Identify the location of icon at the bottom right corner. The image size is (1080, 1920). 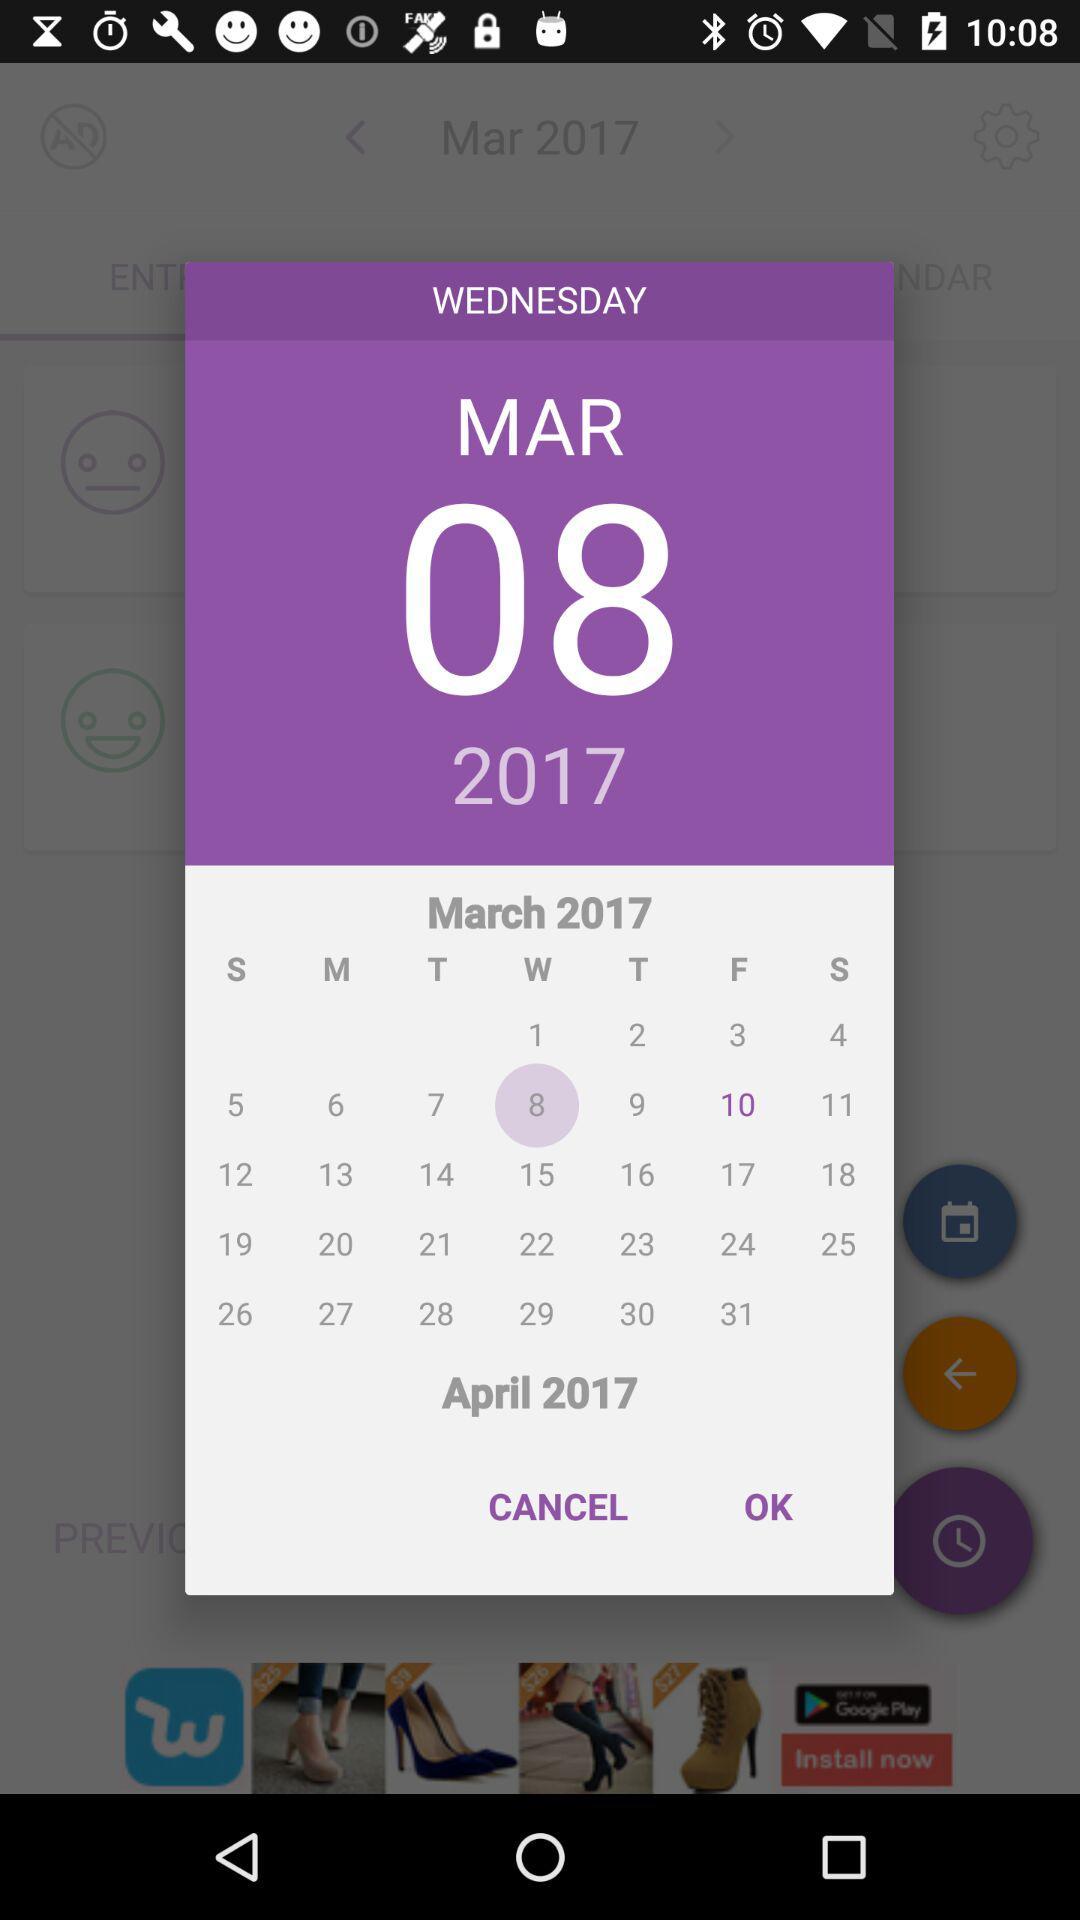
(766, 1506).